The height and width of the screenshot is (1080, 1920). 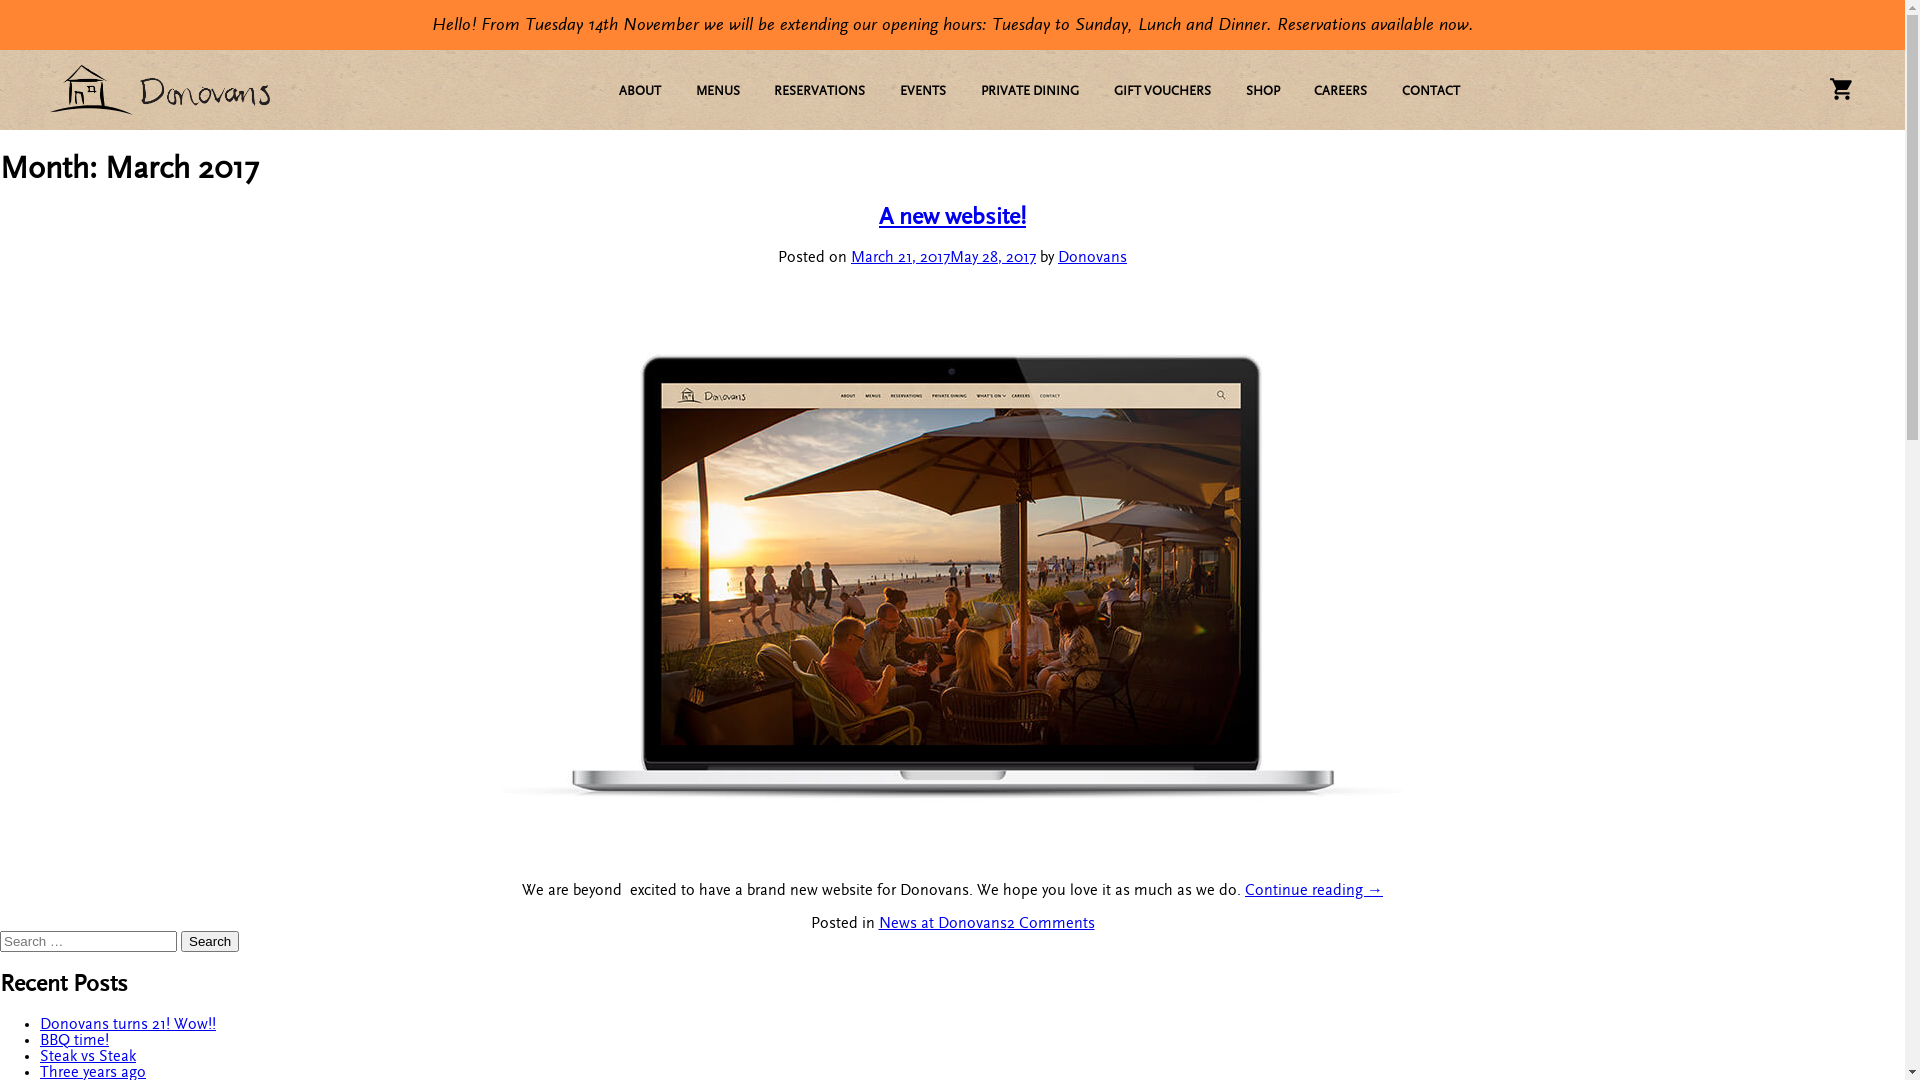 I want to click on '2 Comments, so click(x=1049, y=922).